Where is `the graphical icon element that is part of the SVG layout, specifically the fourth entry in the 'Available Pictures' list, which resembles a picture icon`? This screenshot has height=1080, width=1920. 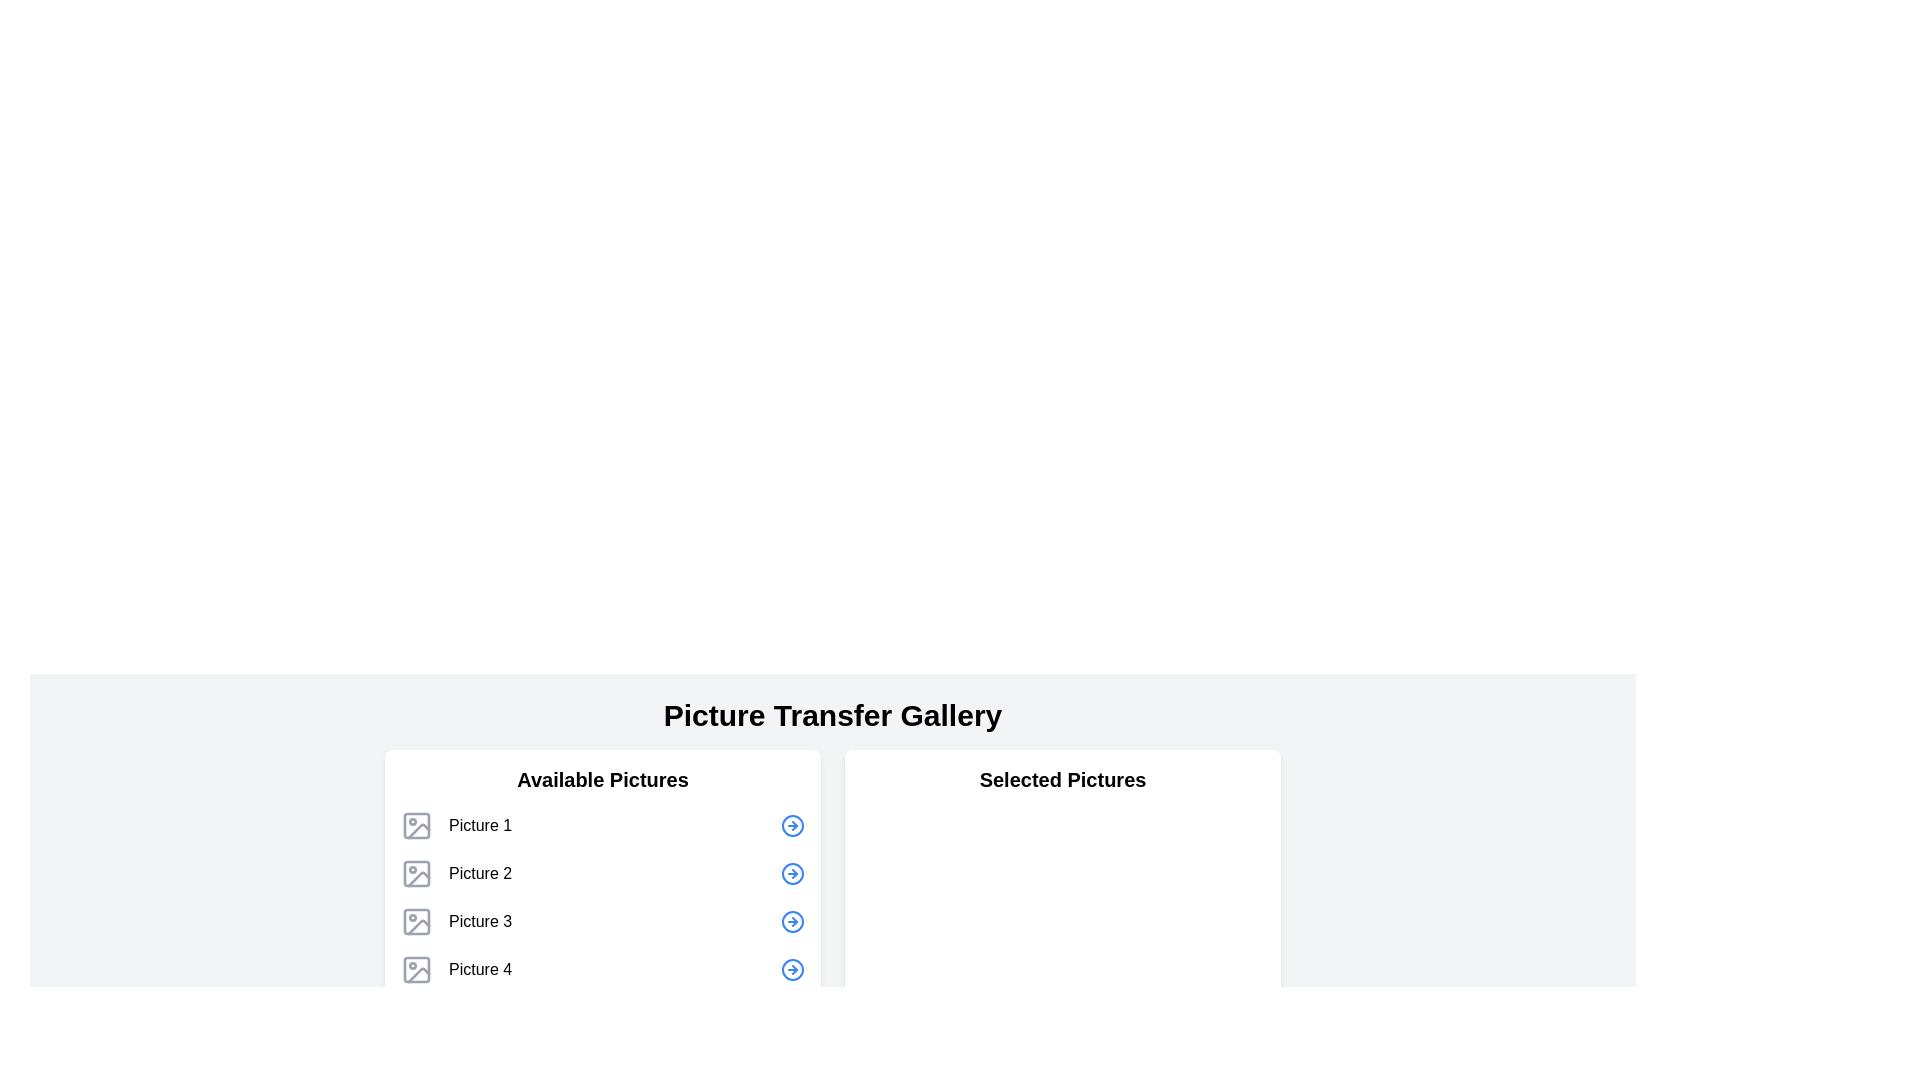 the graphical icon element that is part of the SVG layout, specifically the fourth entry in the 'Available Pictures' list, which resembles a picture icon is located at coordinates (416, 968).